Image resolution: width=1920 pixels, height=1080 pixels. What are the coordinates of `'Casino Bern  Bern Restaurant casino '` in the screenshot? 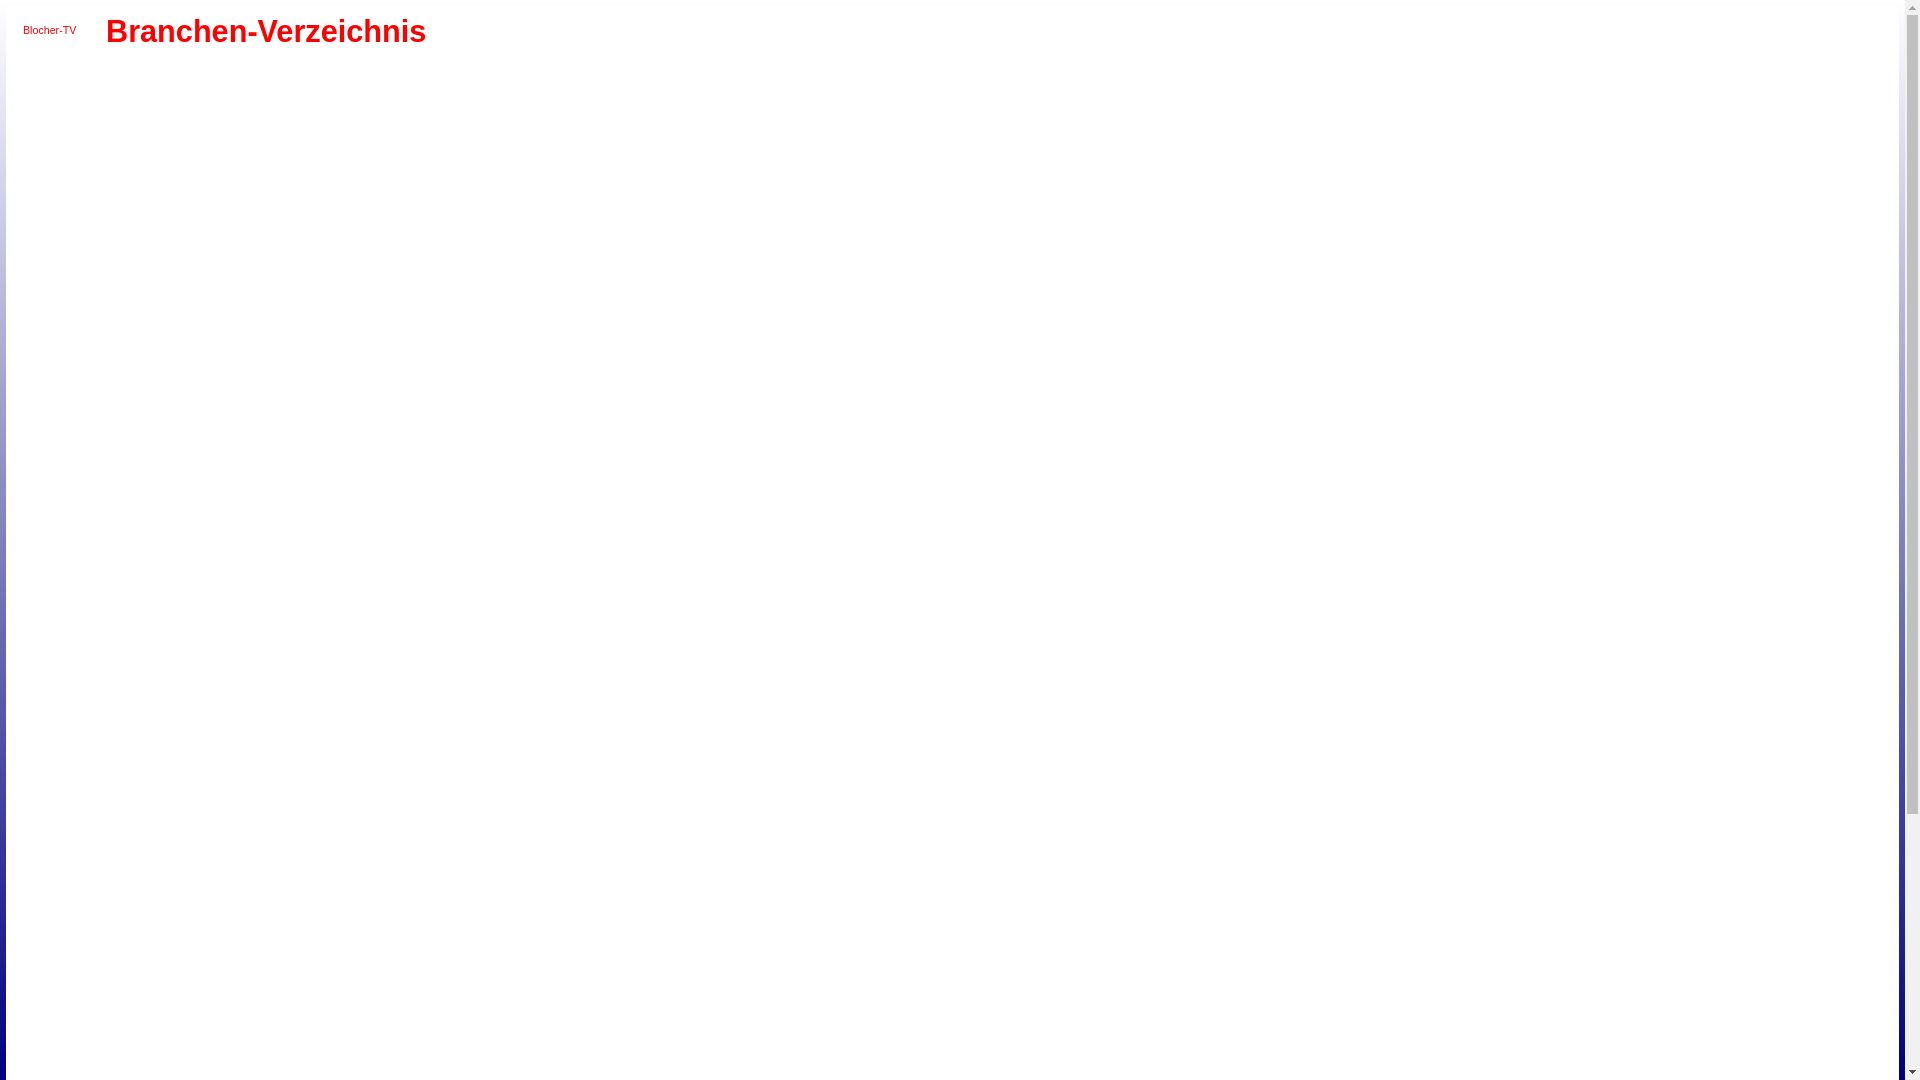 It's located at (277, 126).